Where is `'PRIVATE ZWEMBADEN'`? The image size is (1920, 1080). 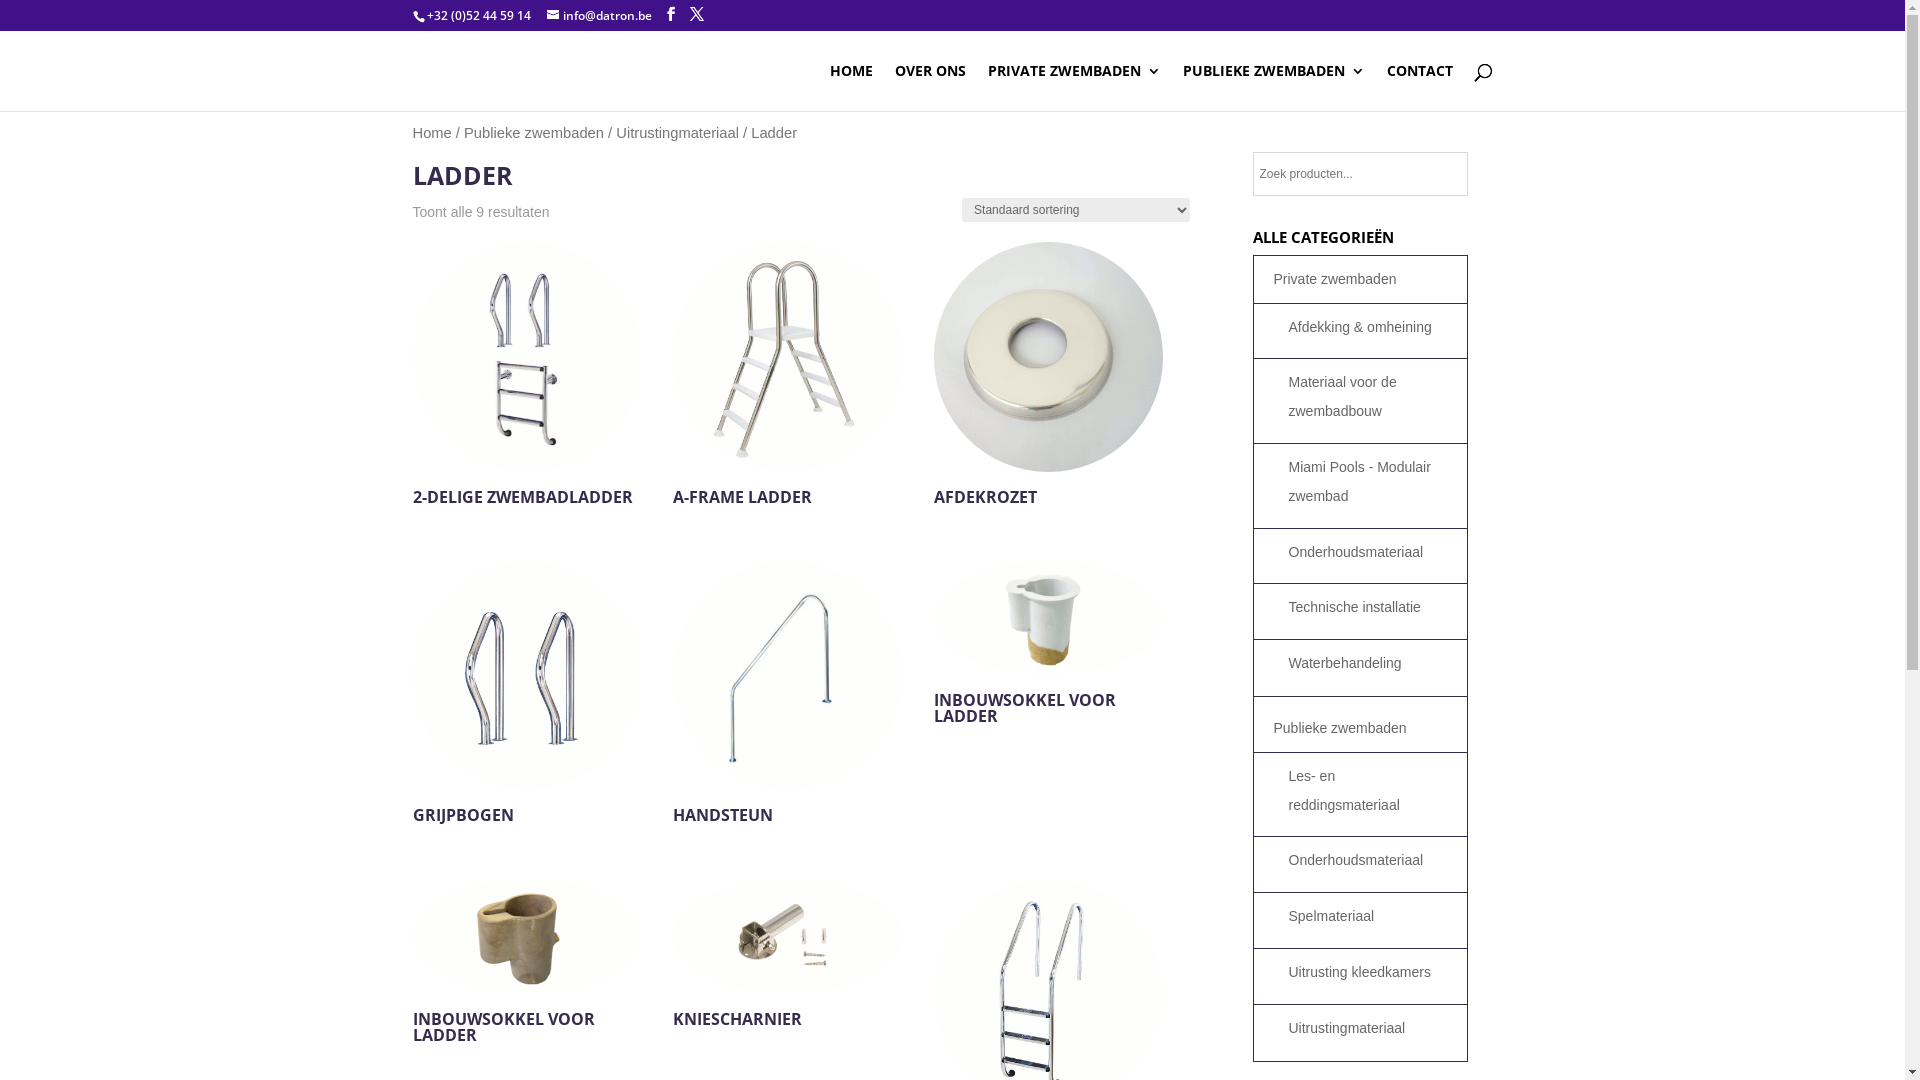 'PRIVATE ZWEMBADEN' is located at coordinates (1073, 86).